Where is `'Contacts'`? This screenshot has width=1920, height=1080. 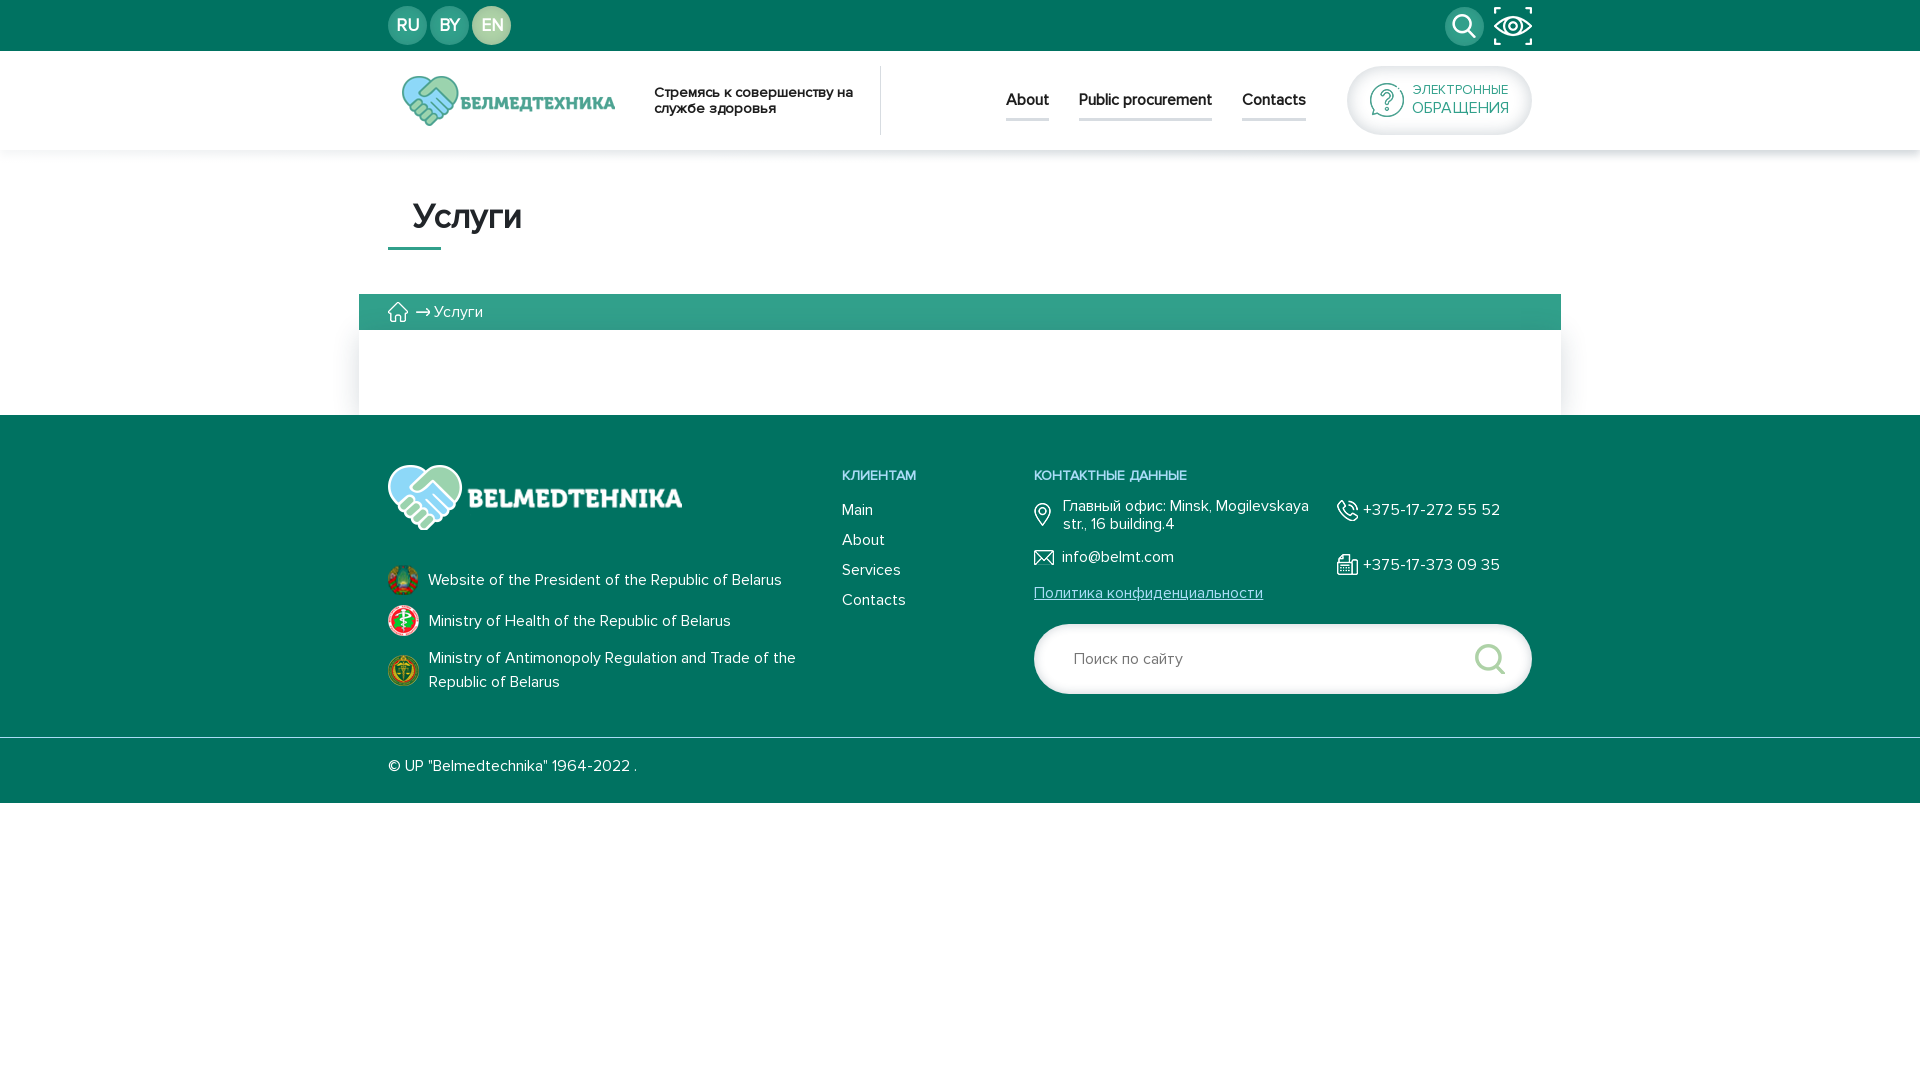 'Contacts' is located at coordinates (936, 599).